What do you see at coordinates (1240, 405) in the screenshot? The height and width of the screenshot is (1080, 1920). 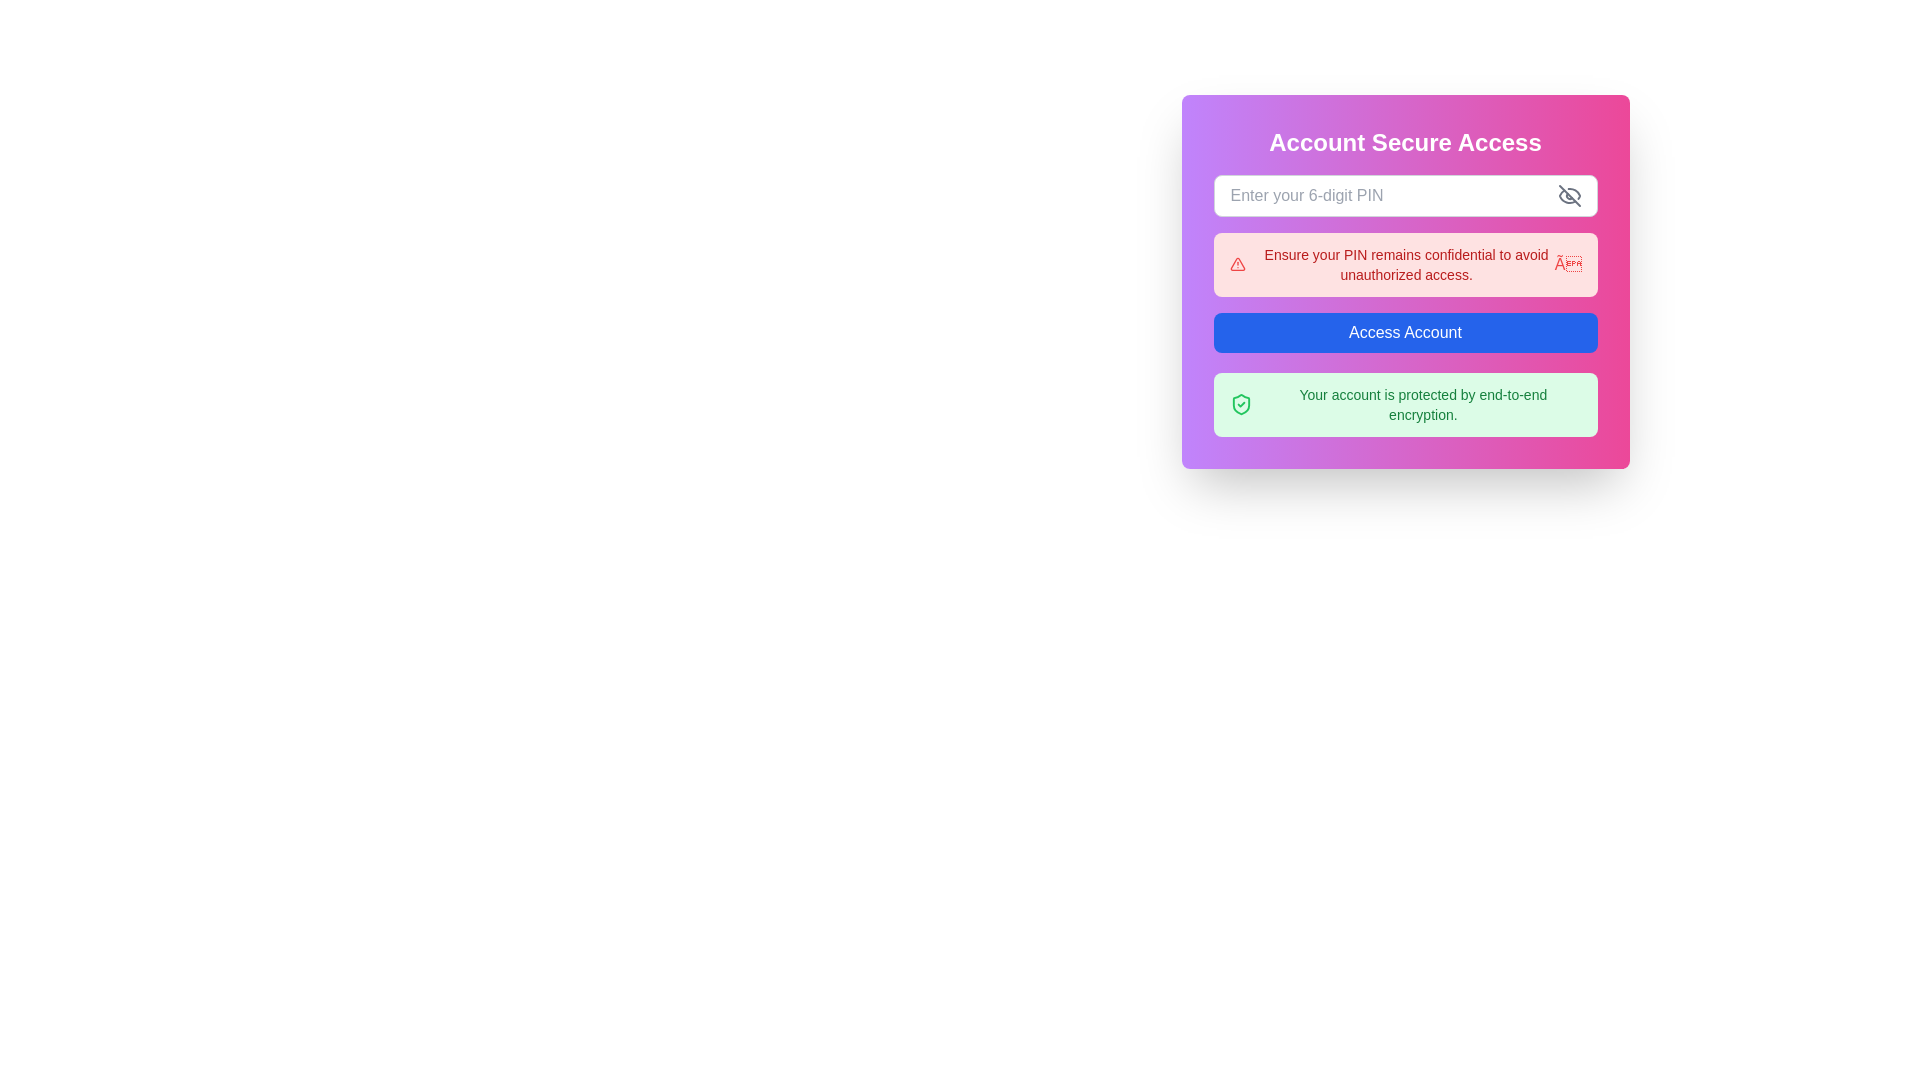 I see `the security icon located within the greenish light notification box, which is to the left of the text 'Your account is protected by end-to-end encryption.'` at bounding box center [1240, 405].